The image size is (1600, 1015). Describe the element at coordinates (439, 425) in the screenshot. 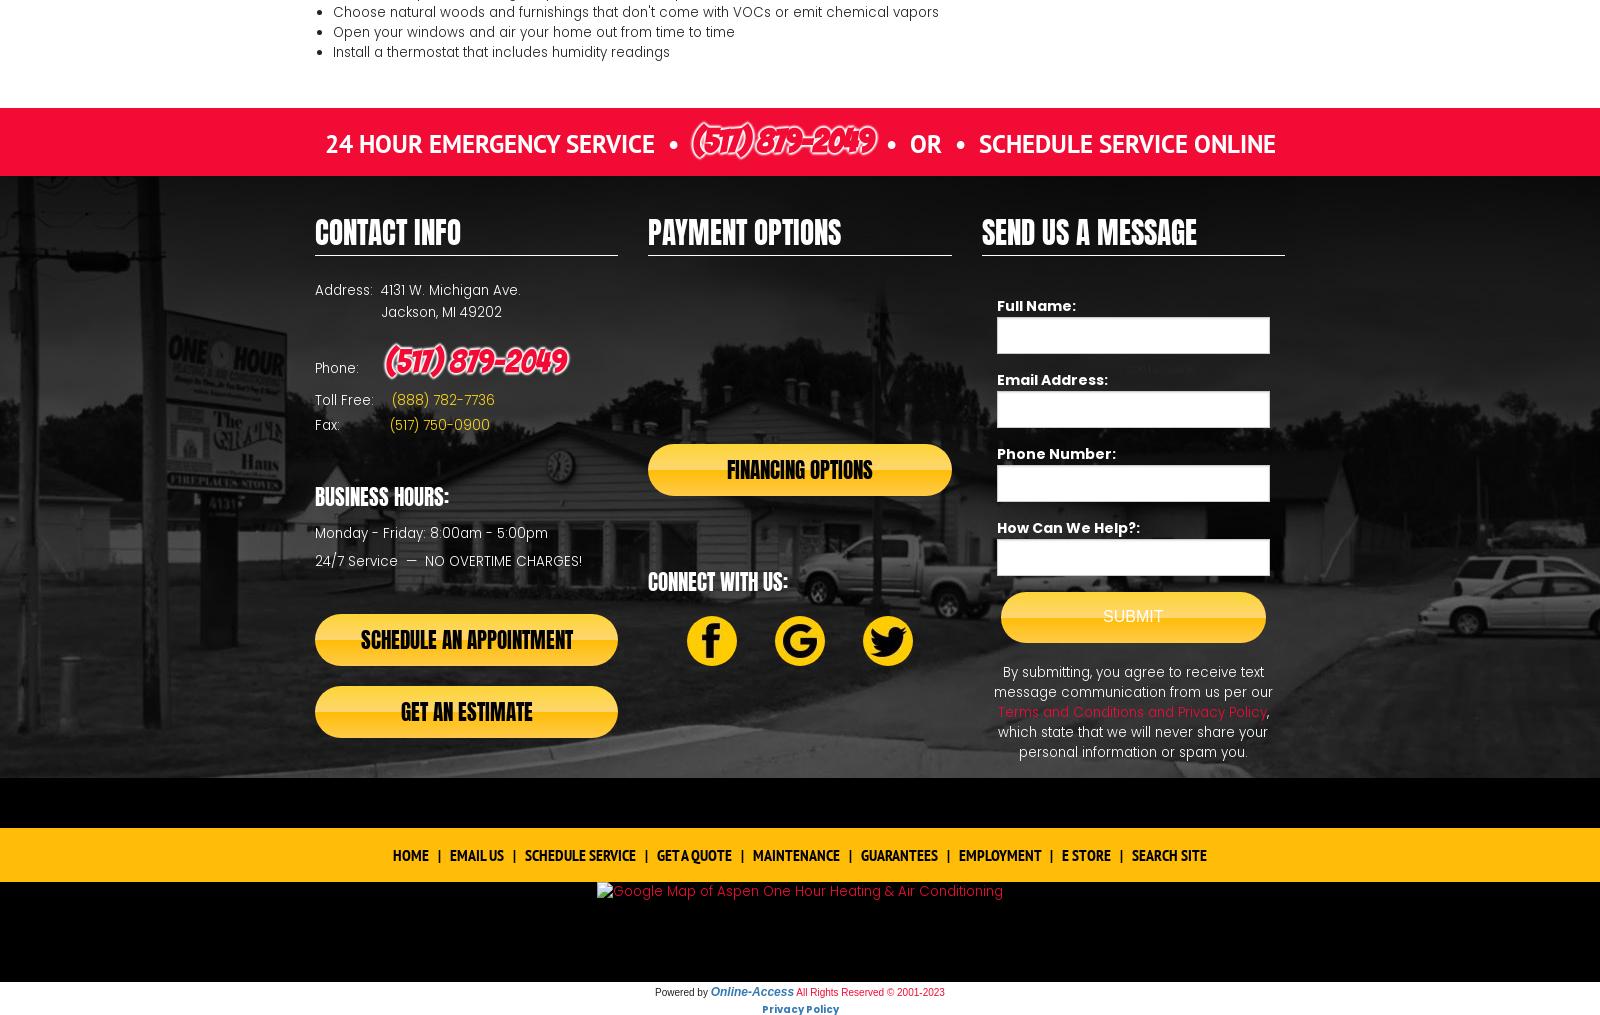

I see `'(517) 750-0900'` at that location.